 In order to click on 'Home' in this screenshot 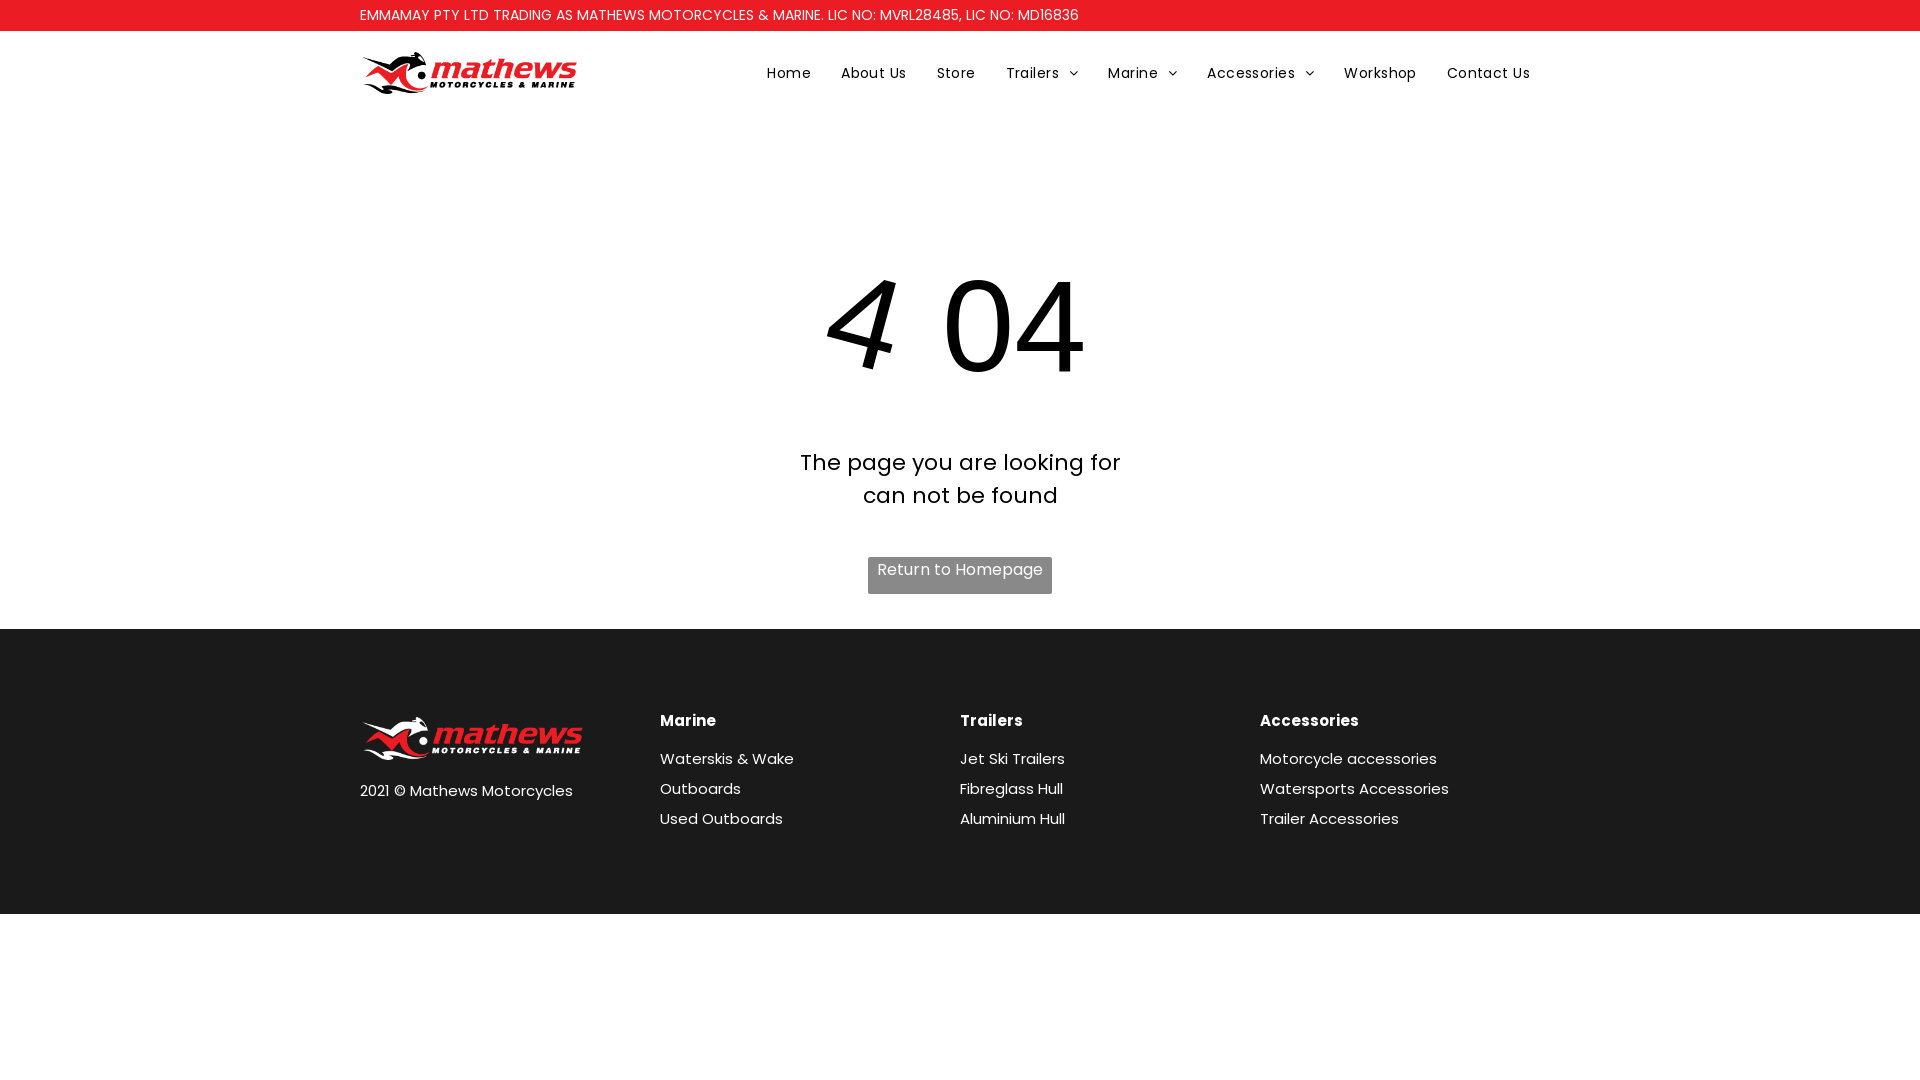, I will do `click(751, 72)`.